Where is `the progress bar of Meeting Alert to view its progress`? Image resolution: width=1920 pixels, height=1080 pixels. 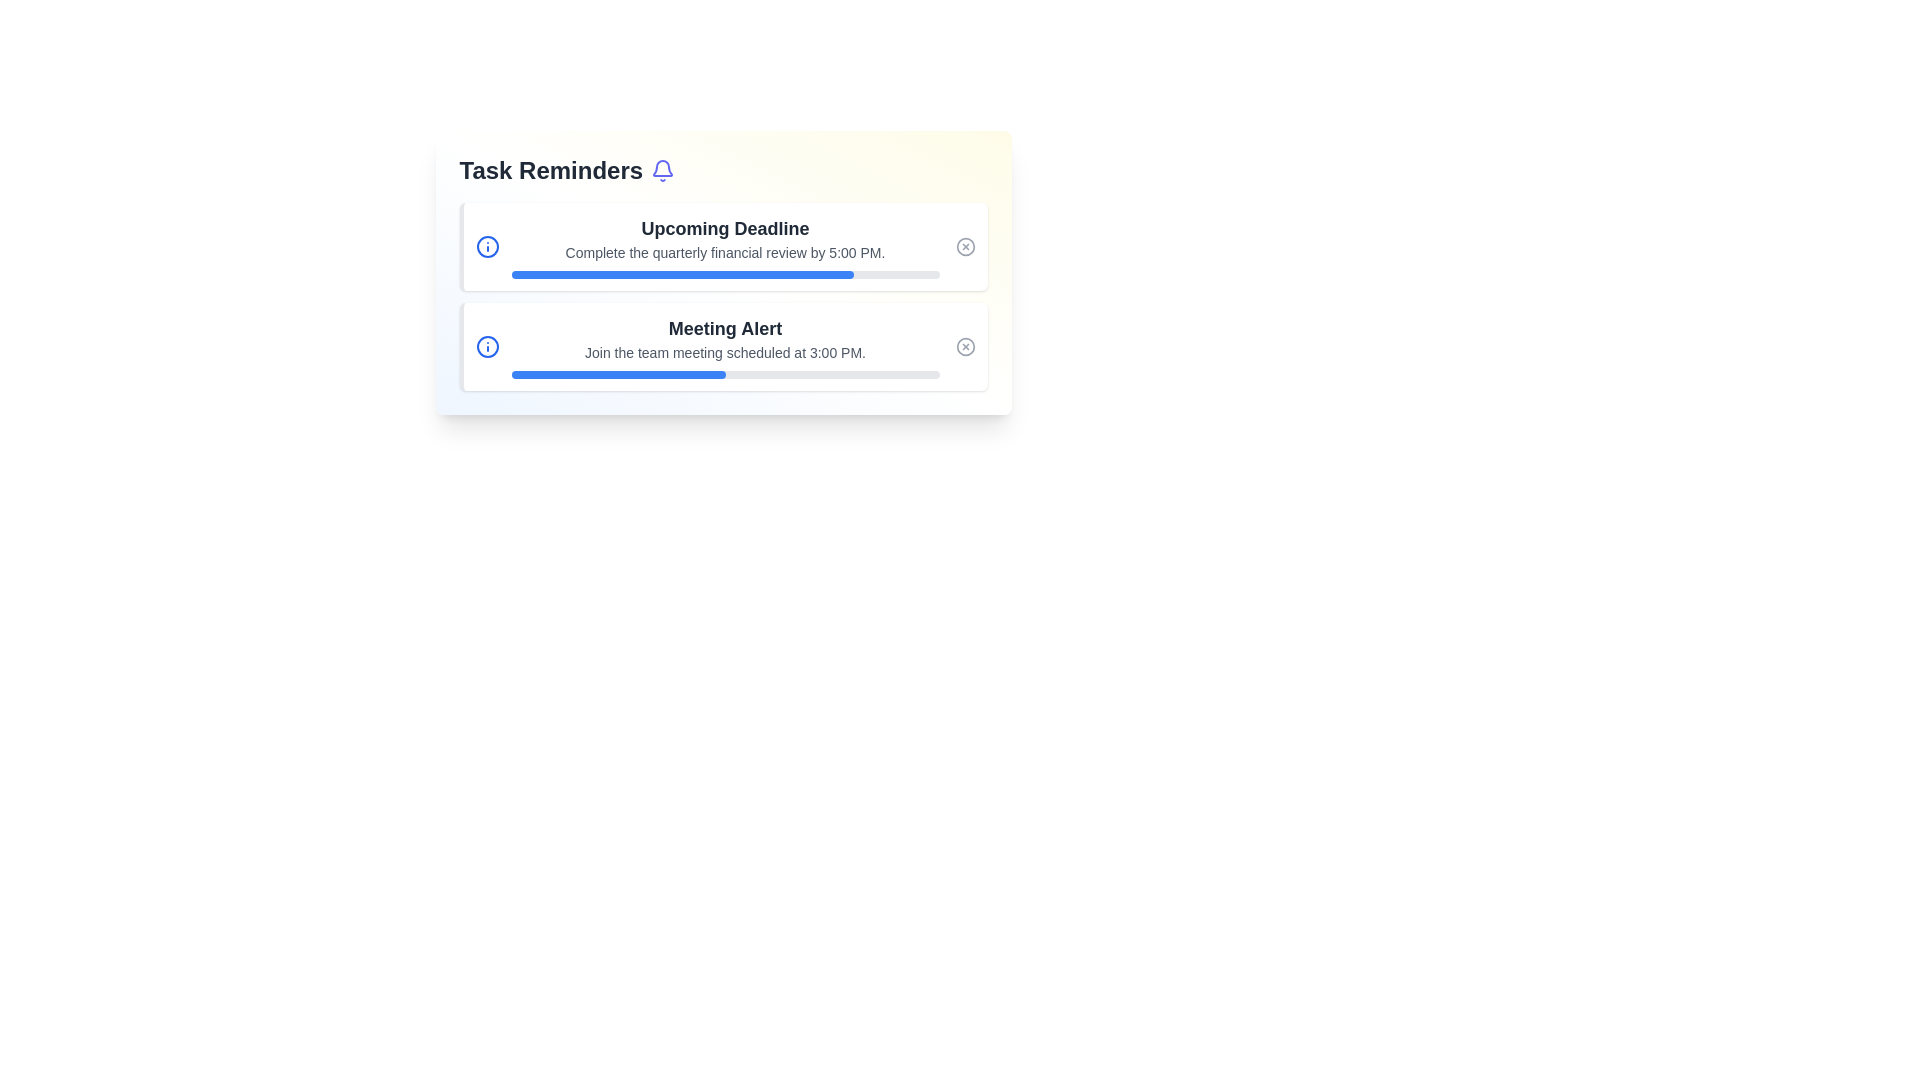 the progress bar of Meeting Alert to view its progress is located at coordinates (724, 374).